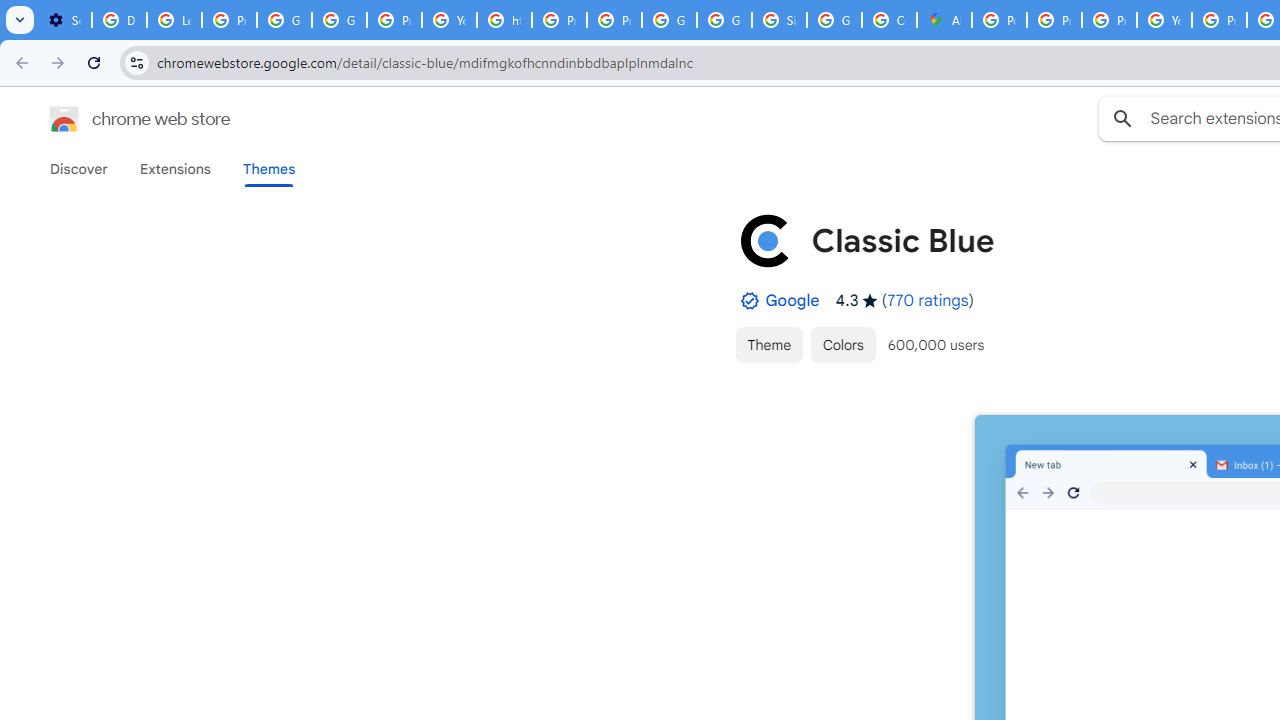  Describe the element at coordinates (118, 119) in the screenshot. I see `'Chrome Web Store logo chrome web store'` at that location.